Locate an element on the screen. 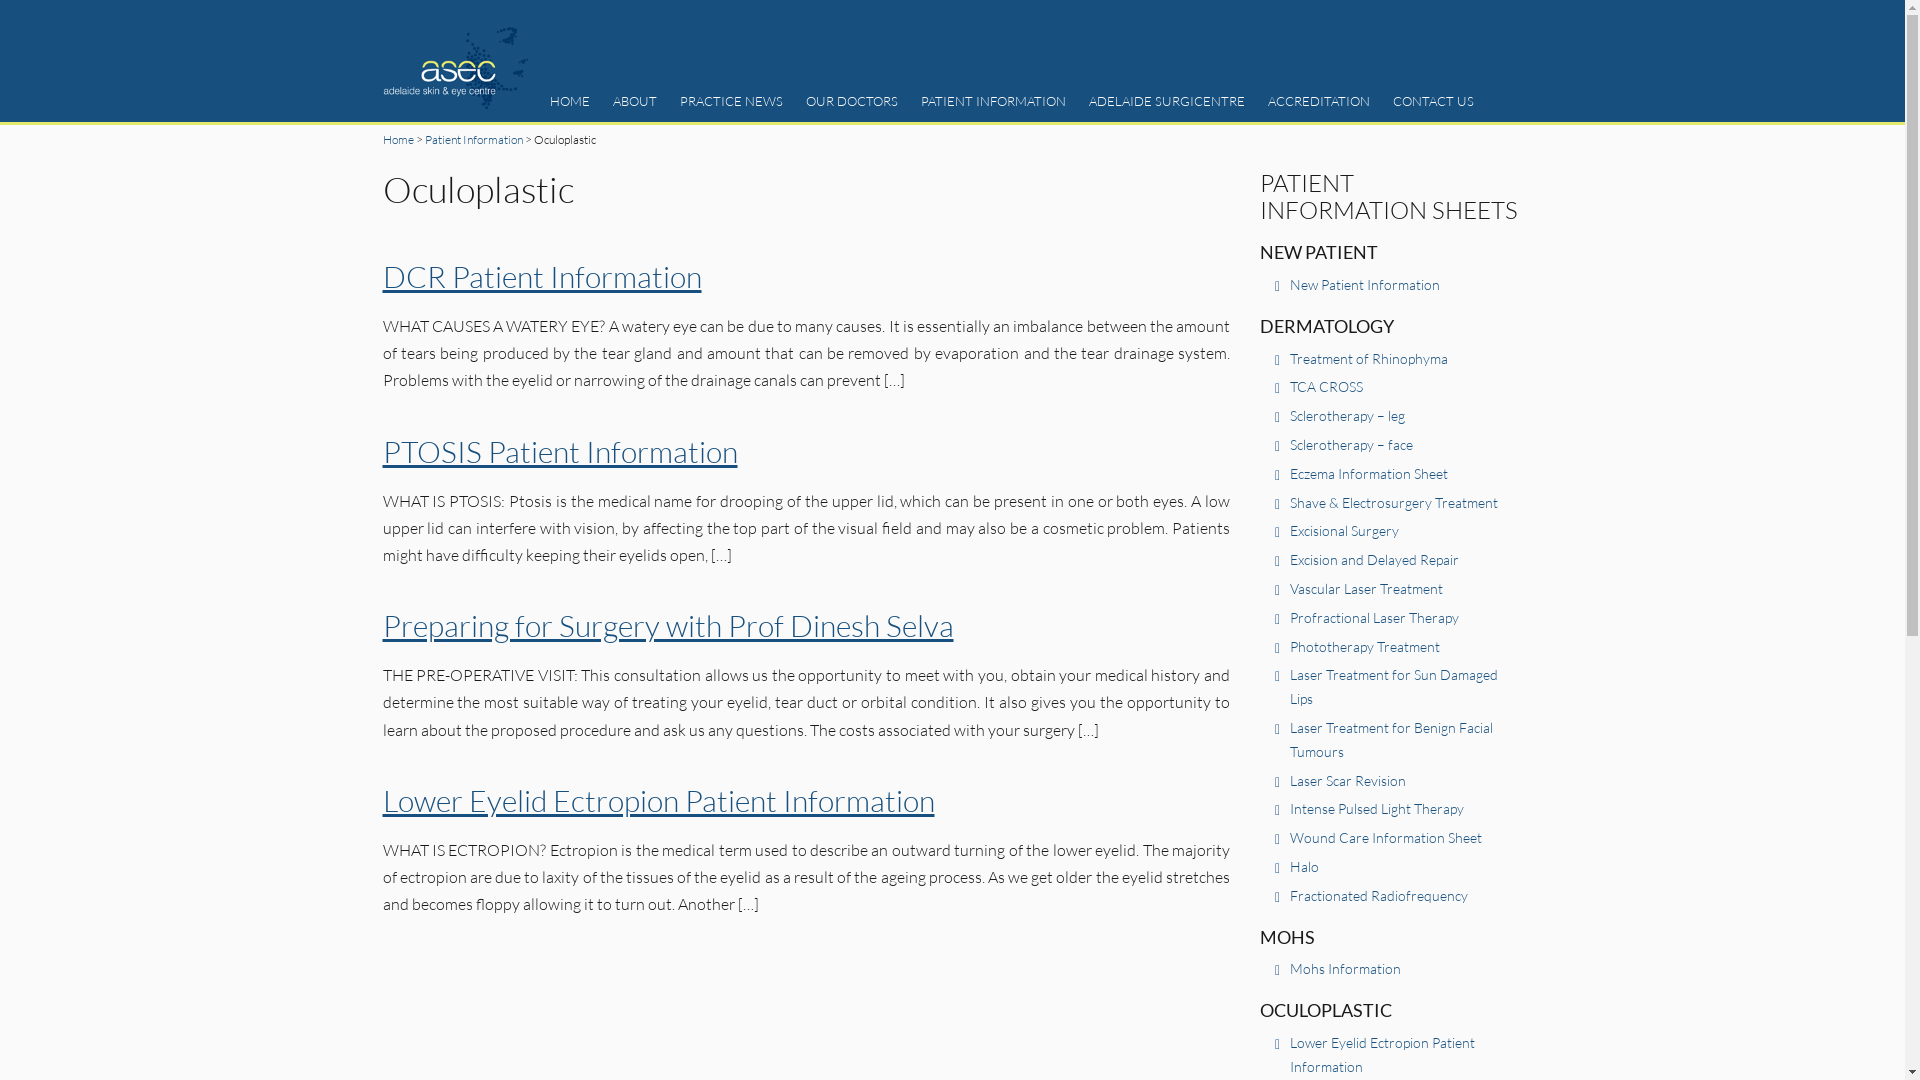 The height and width of the screenshot is (1080, 1920). 'Laser Scar Revision' is located at coordinates (1348, 779).